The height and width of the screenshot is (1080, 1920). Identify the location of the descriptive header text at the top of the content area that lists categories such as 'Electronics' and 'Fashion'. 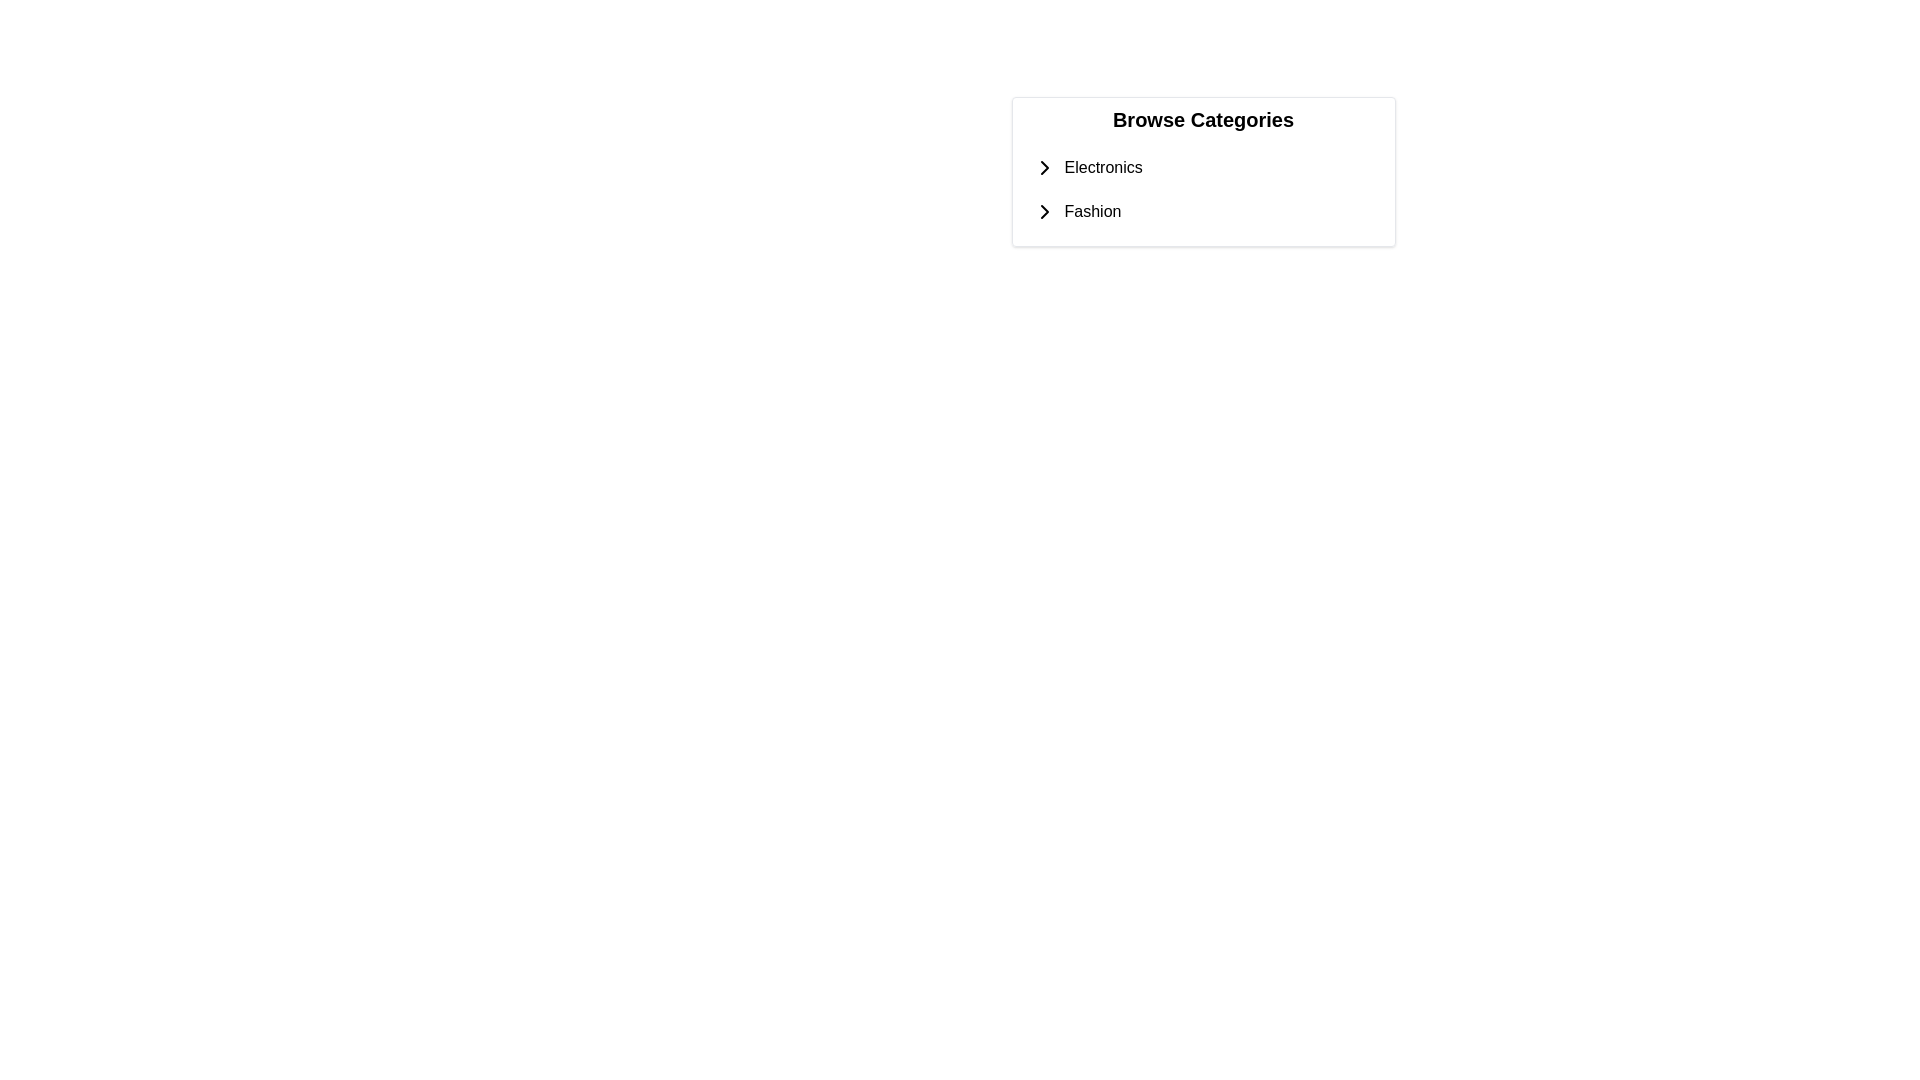
(1202, 119).